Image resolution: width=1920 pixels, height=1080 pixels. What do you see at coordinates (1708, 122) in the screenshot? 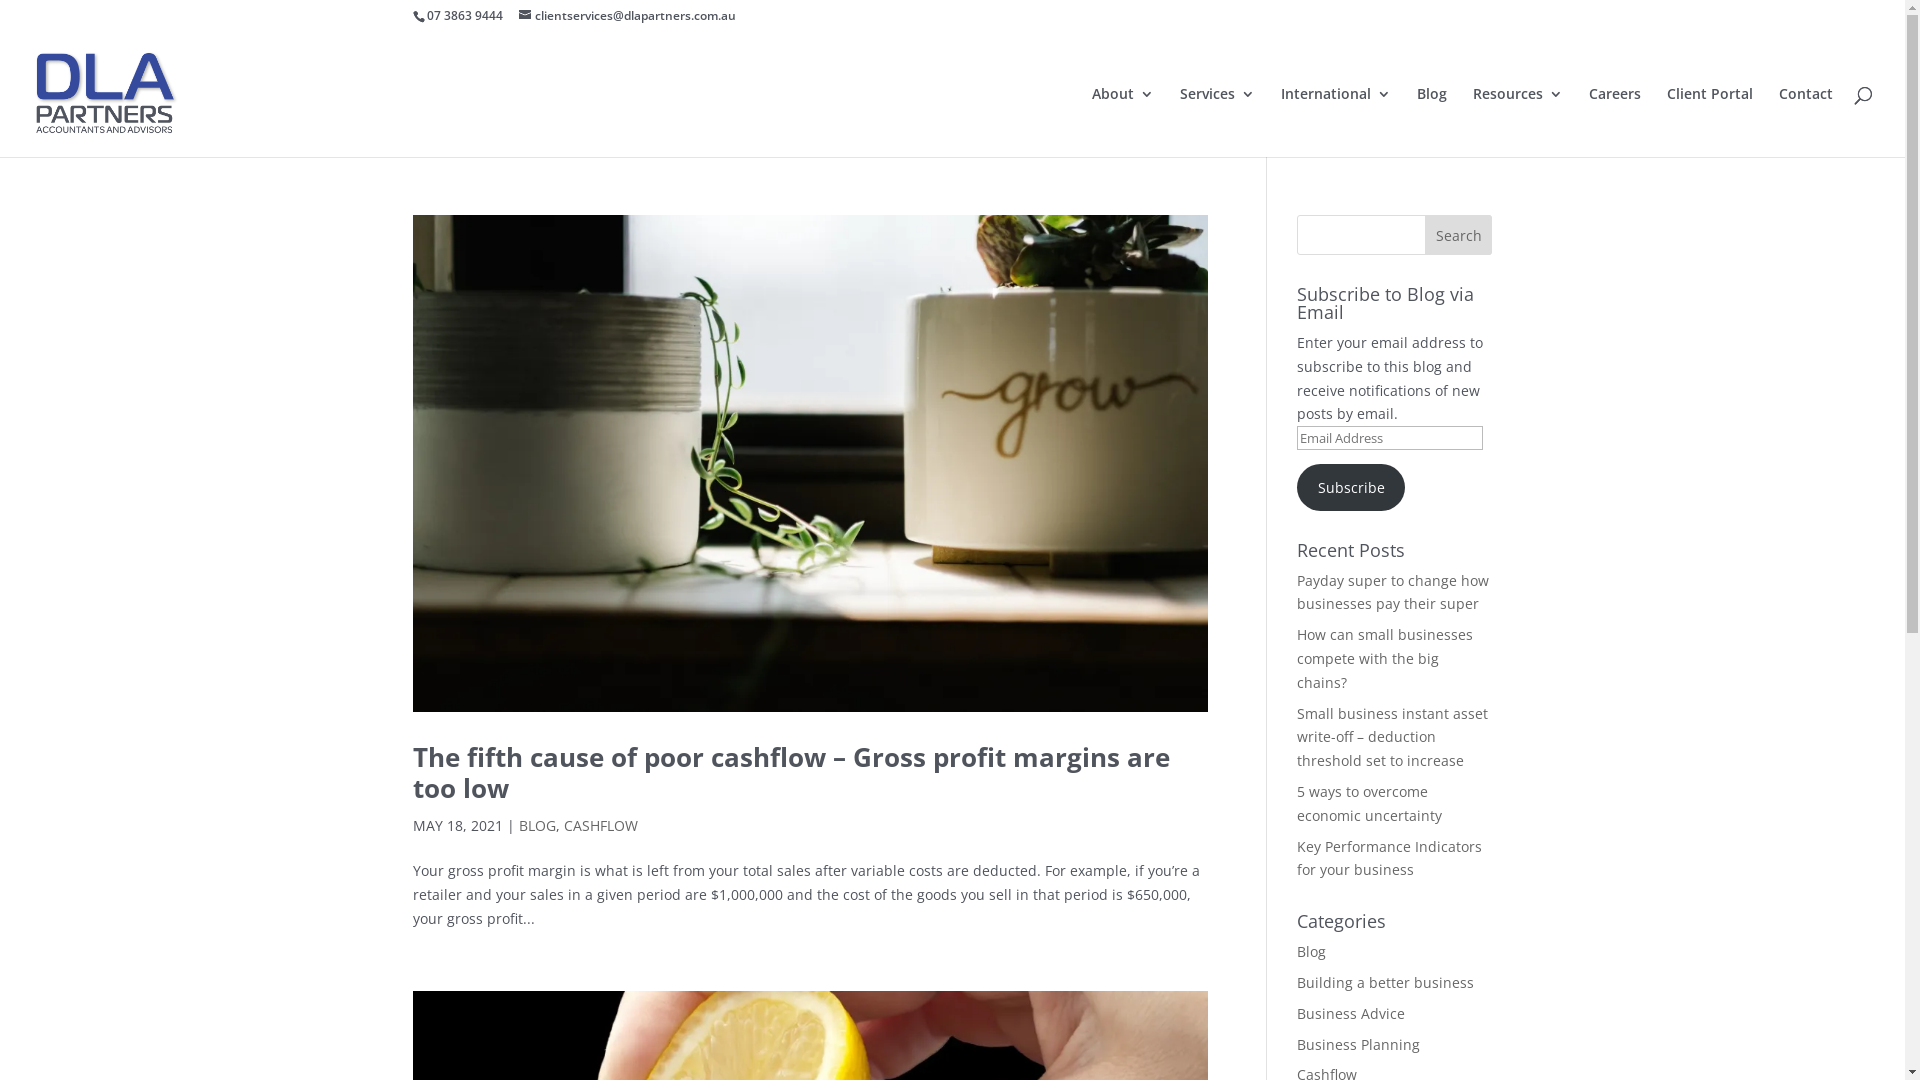
I see `'Client Portal'` at bounding box center [1708, 122].